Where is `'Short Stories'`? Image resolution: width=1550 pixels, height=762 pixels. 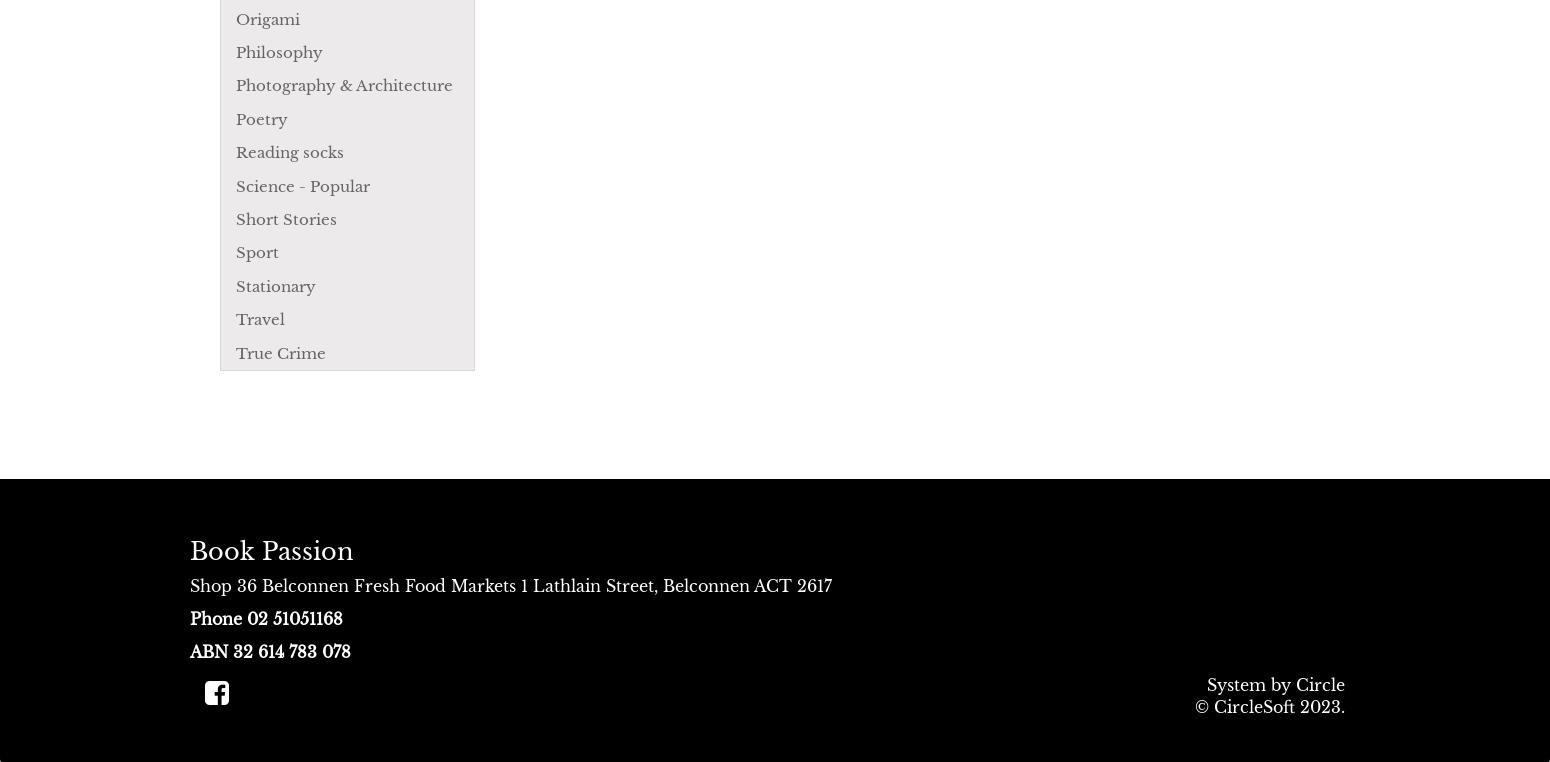
'Short Stories' is located at coordinates (236, 219).